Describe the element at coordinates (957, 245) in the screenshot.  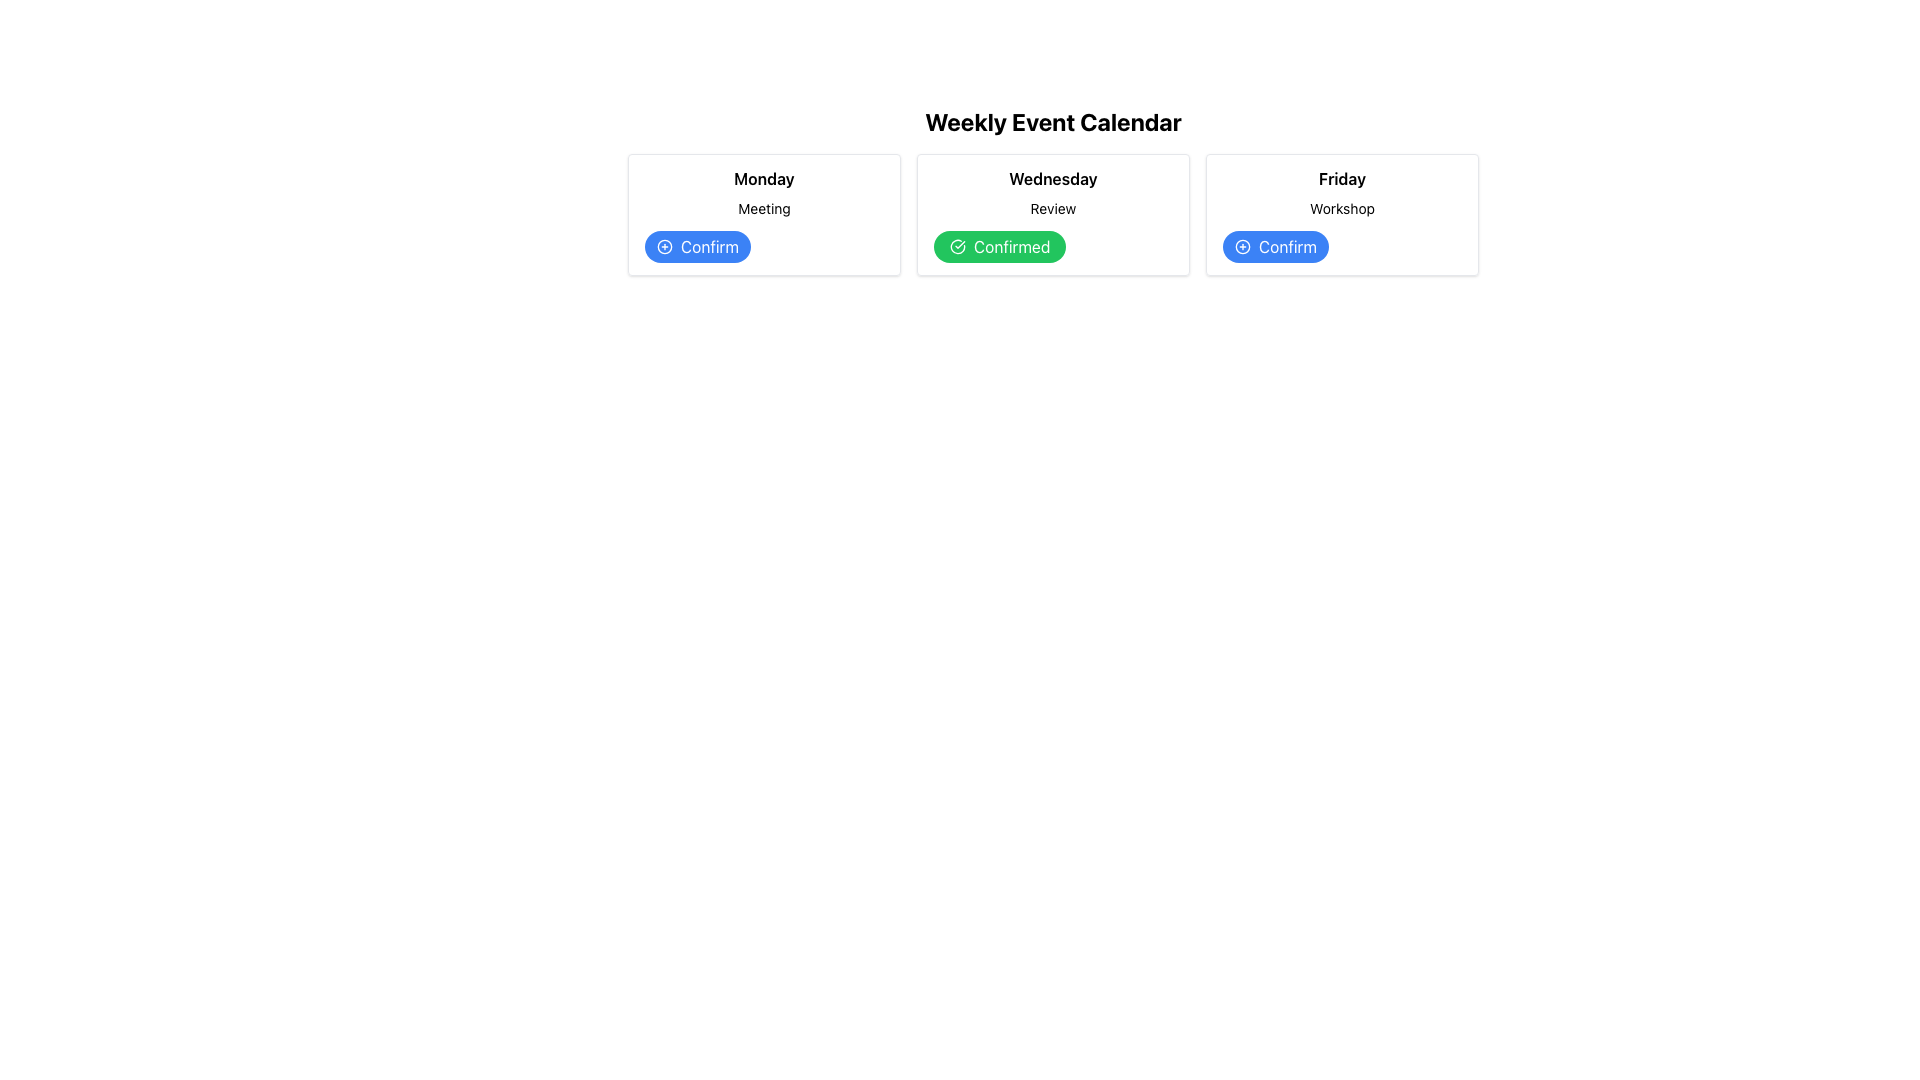
I see `the green check mark icon inside the circular outline on the 'Confirmed' button located in the 'Wednesday' column for visual confirmation` at that location.